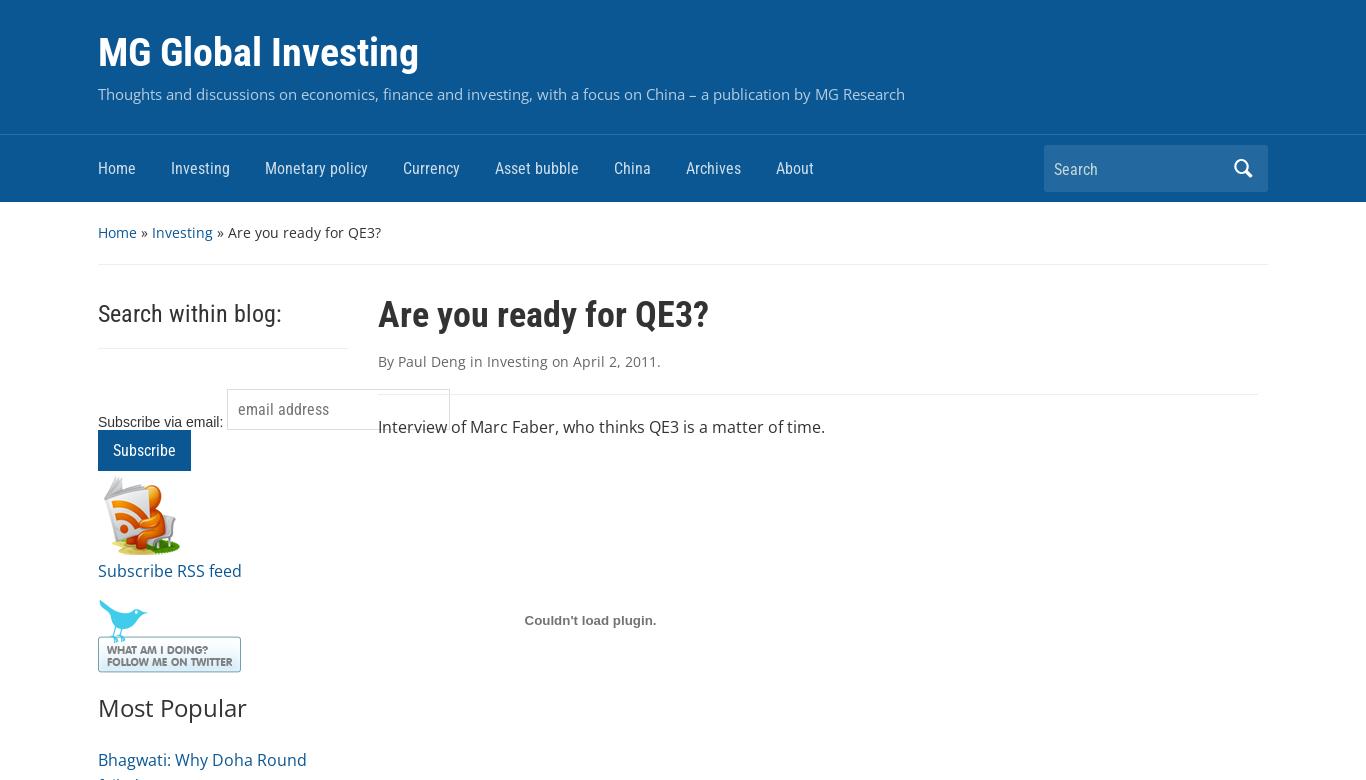  I want to click on 'By', so click(386, 360).